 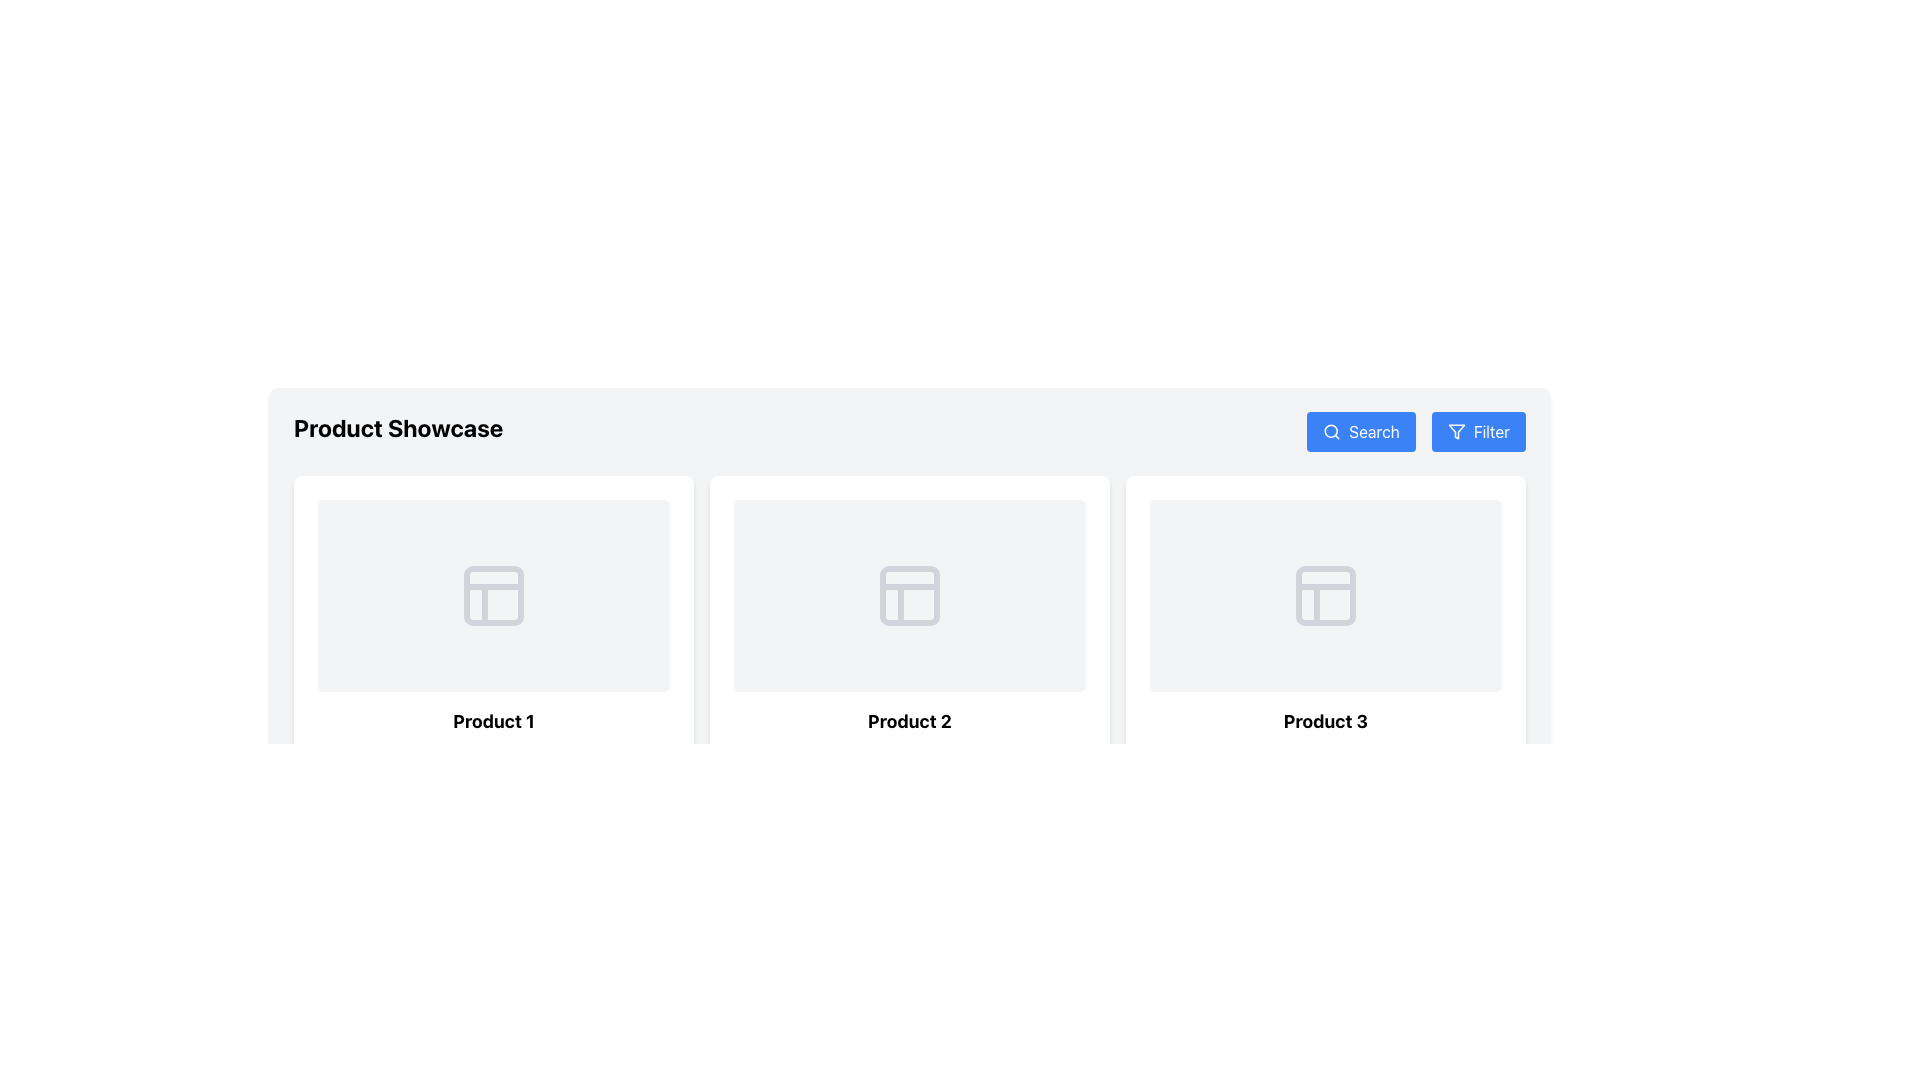 What do you see at coordinates (909, 721) in the screenshot?
I see `the text label displaying the title 'Product 2', which is the header of the middle card in a horizontally aligned group of cards, to visually reference the product` at bounding box center [909, 721].